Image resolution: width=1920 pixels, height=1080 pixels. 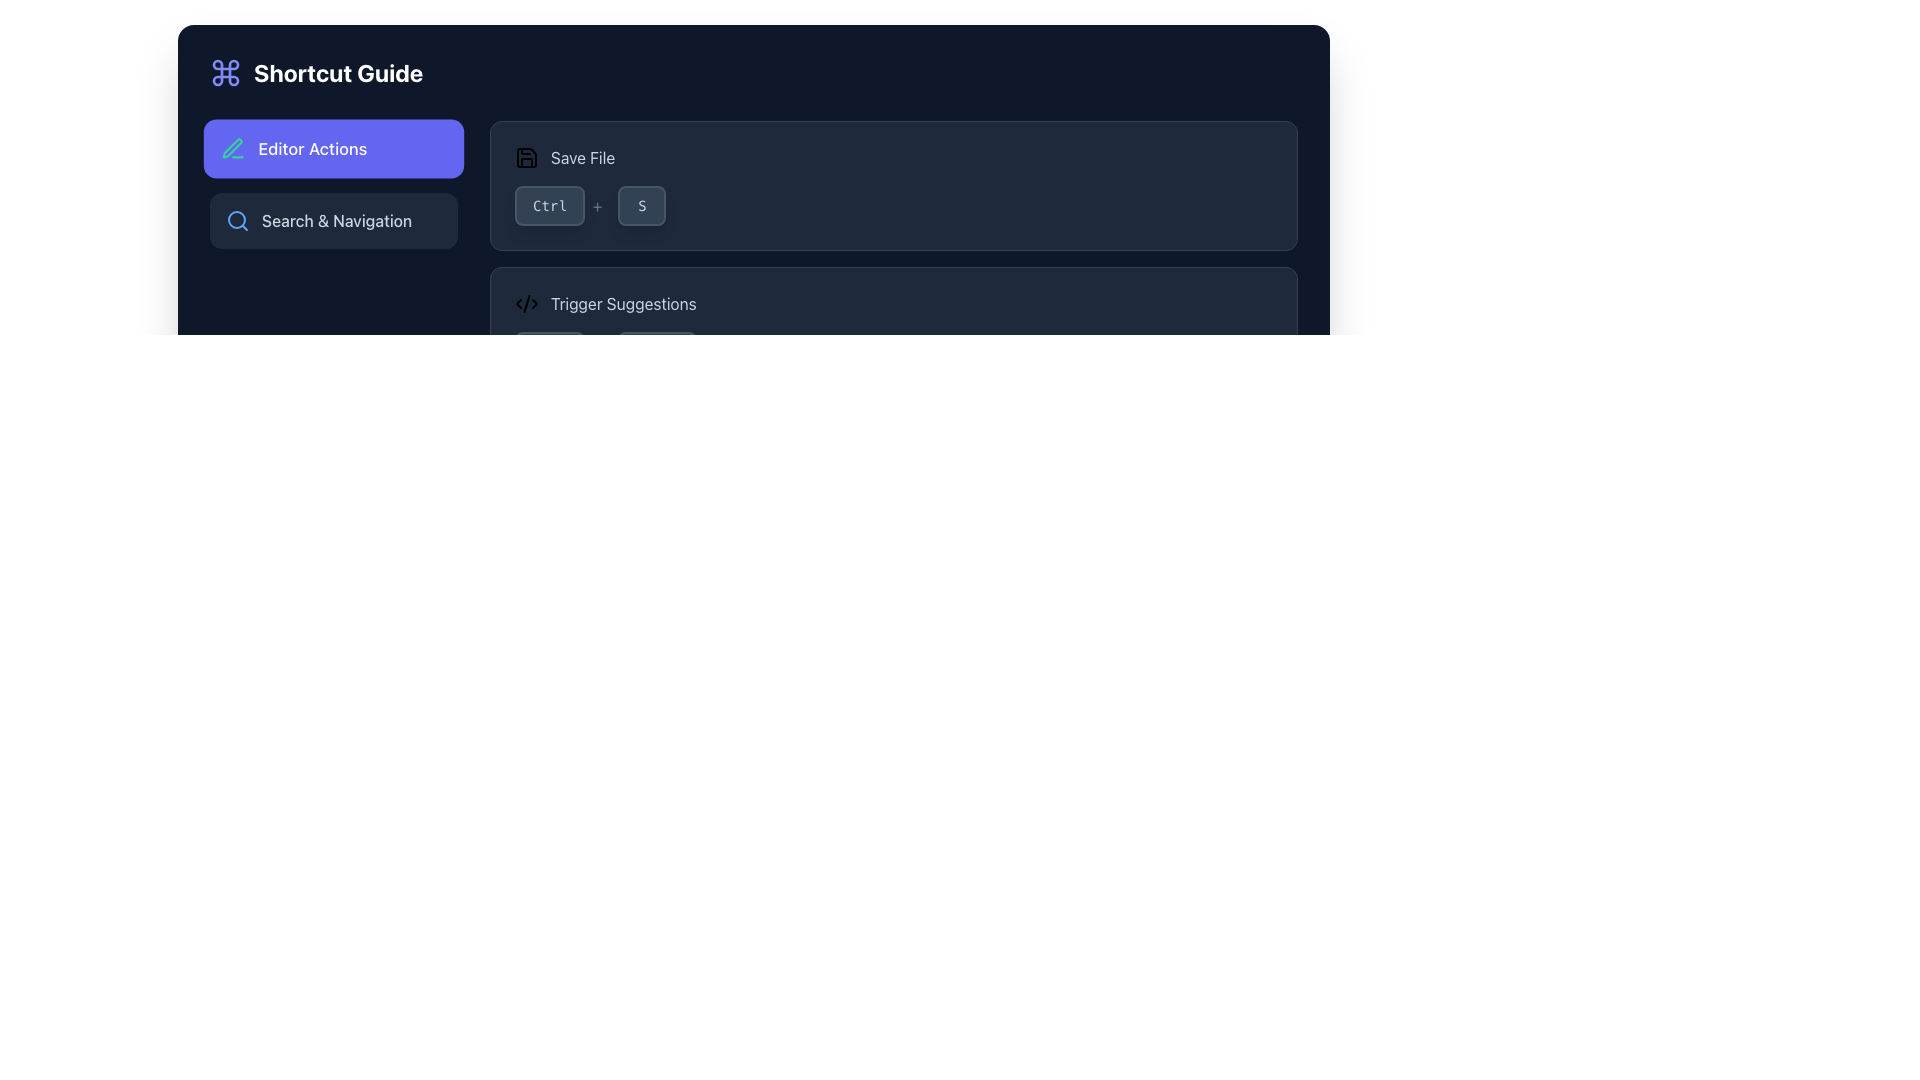 I want to click on the SVG icon that resembles a code or XML-related symbol, located to the left of the text 'Trigger Suggestions', so click(x=527, y=304).